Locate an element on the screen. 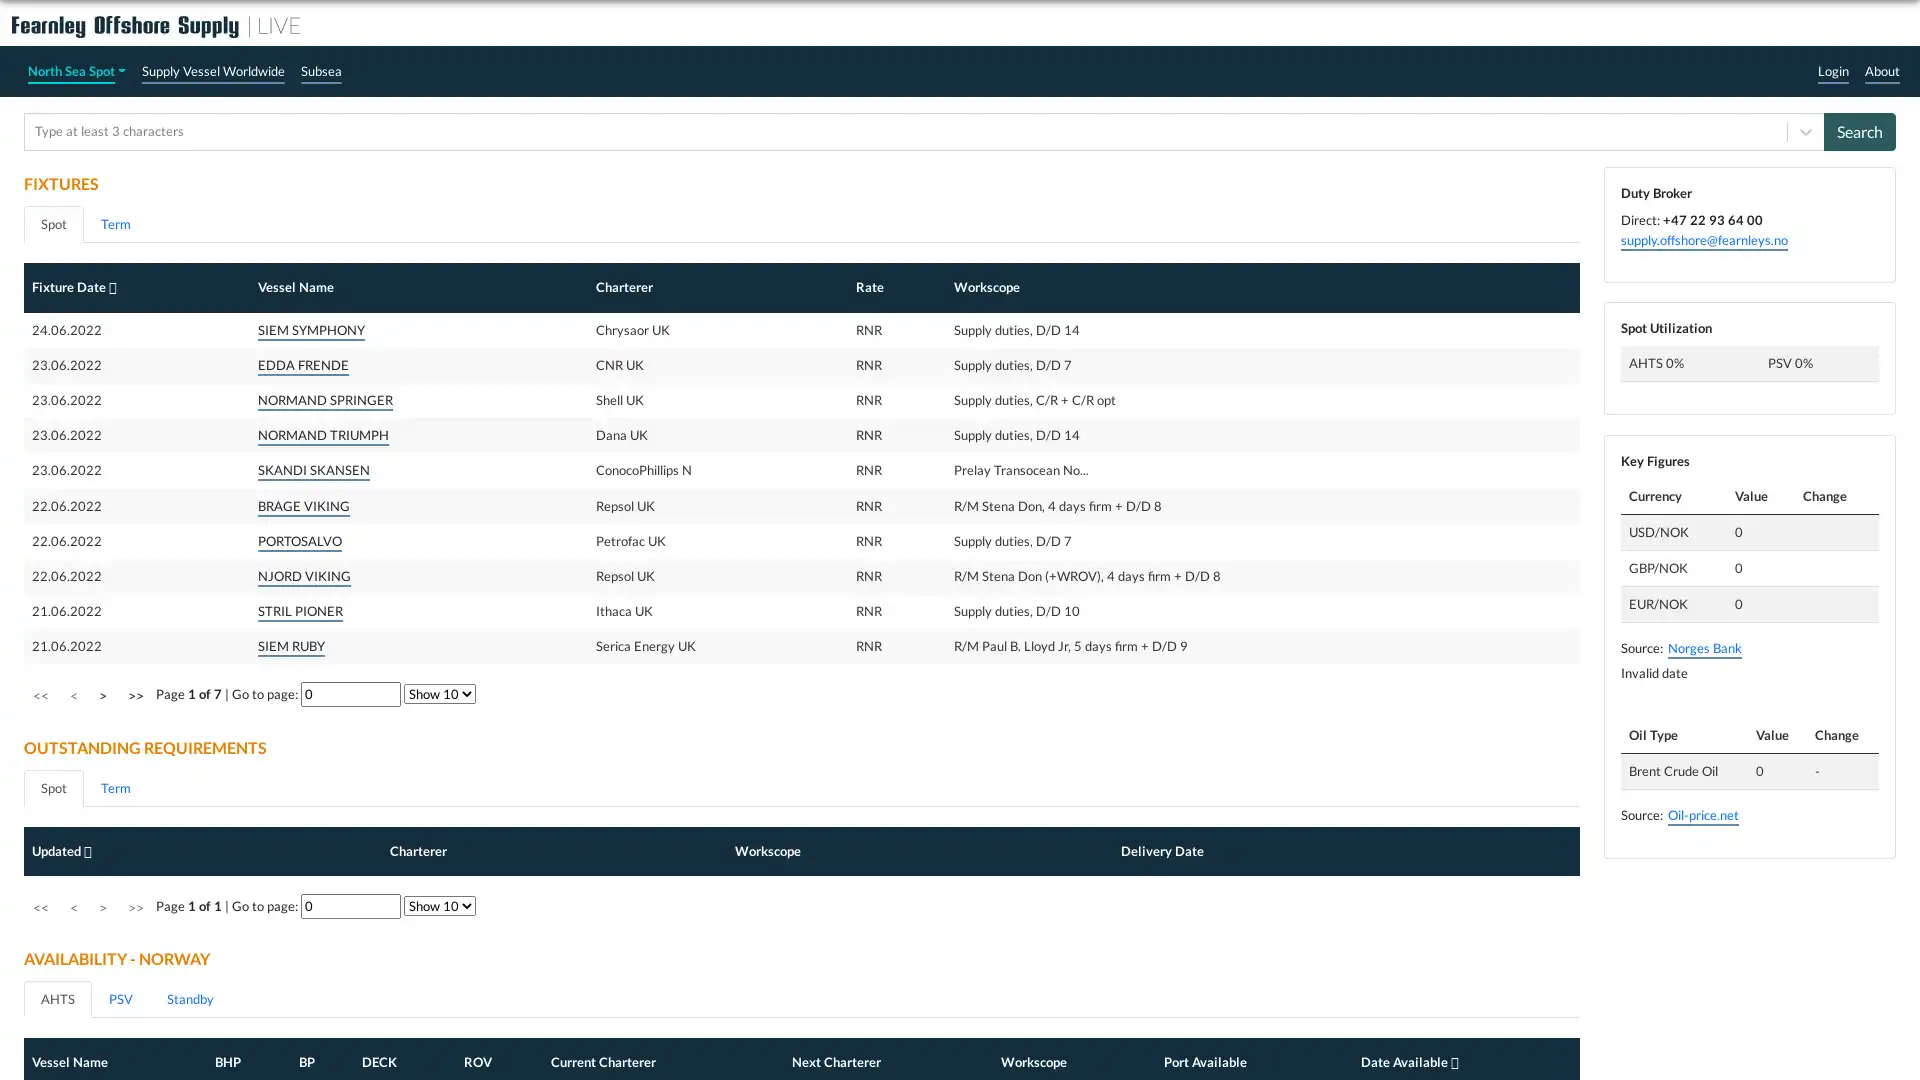 This screenshot has height=1080, width=1920. > is located at coordinates (101, 1012).